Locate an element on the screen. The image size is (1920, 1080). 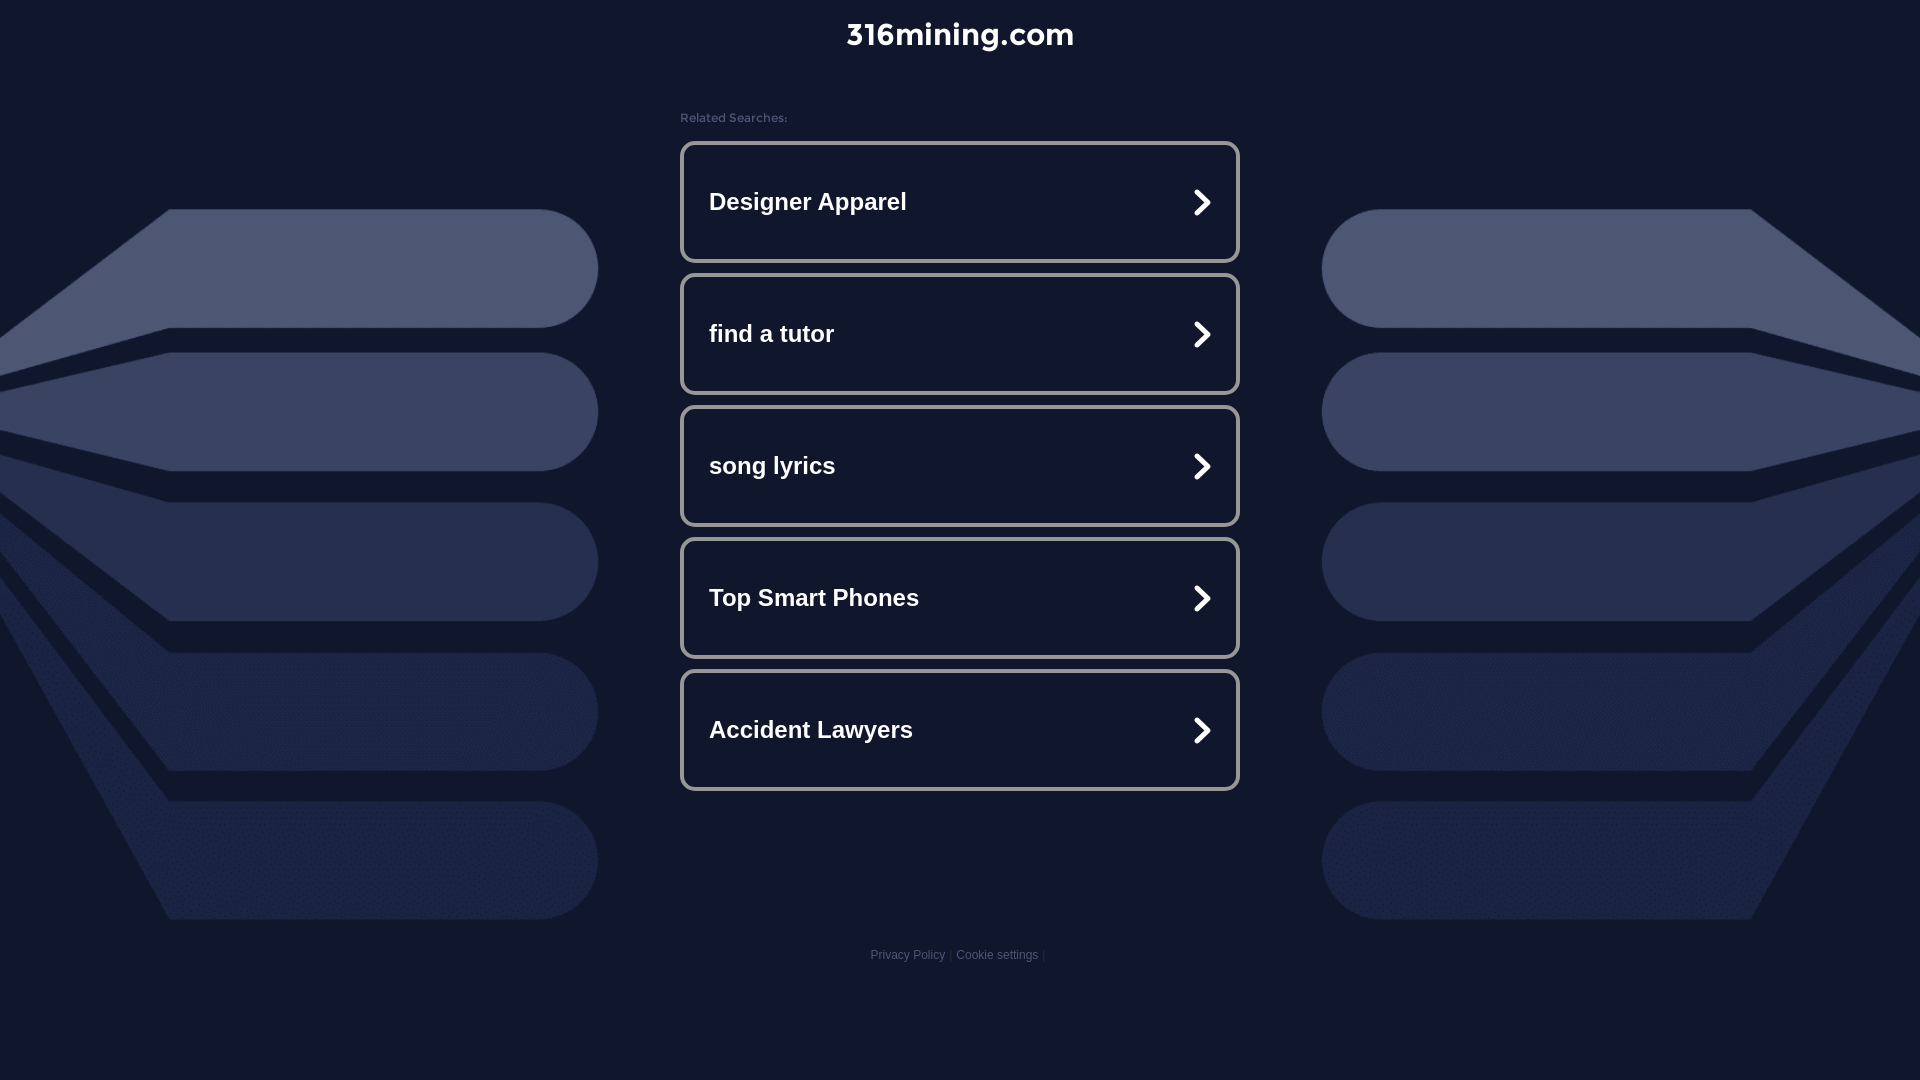
'find a tutor' is located at coordinates (960, 333).